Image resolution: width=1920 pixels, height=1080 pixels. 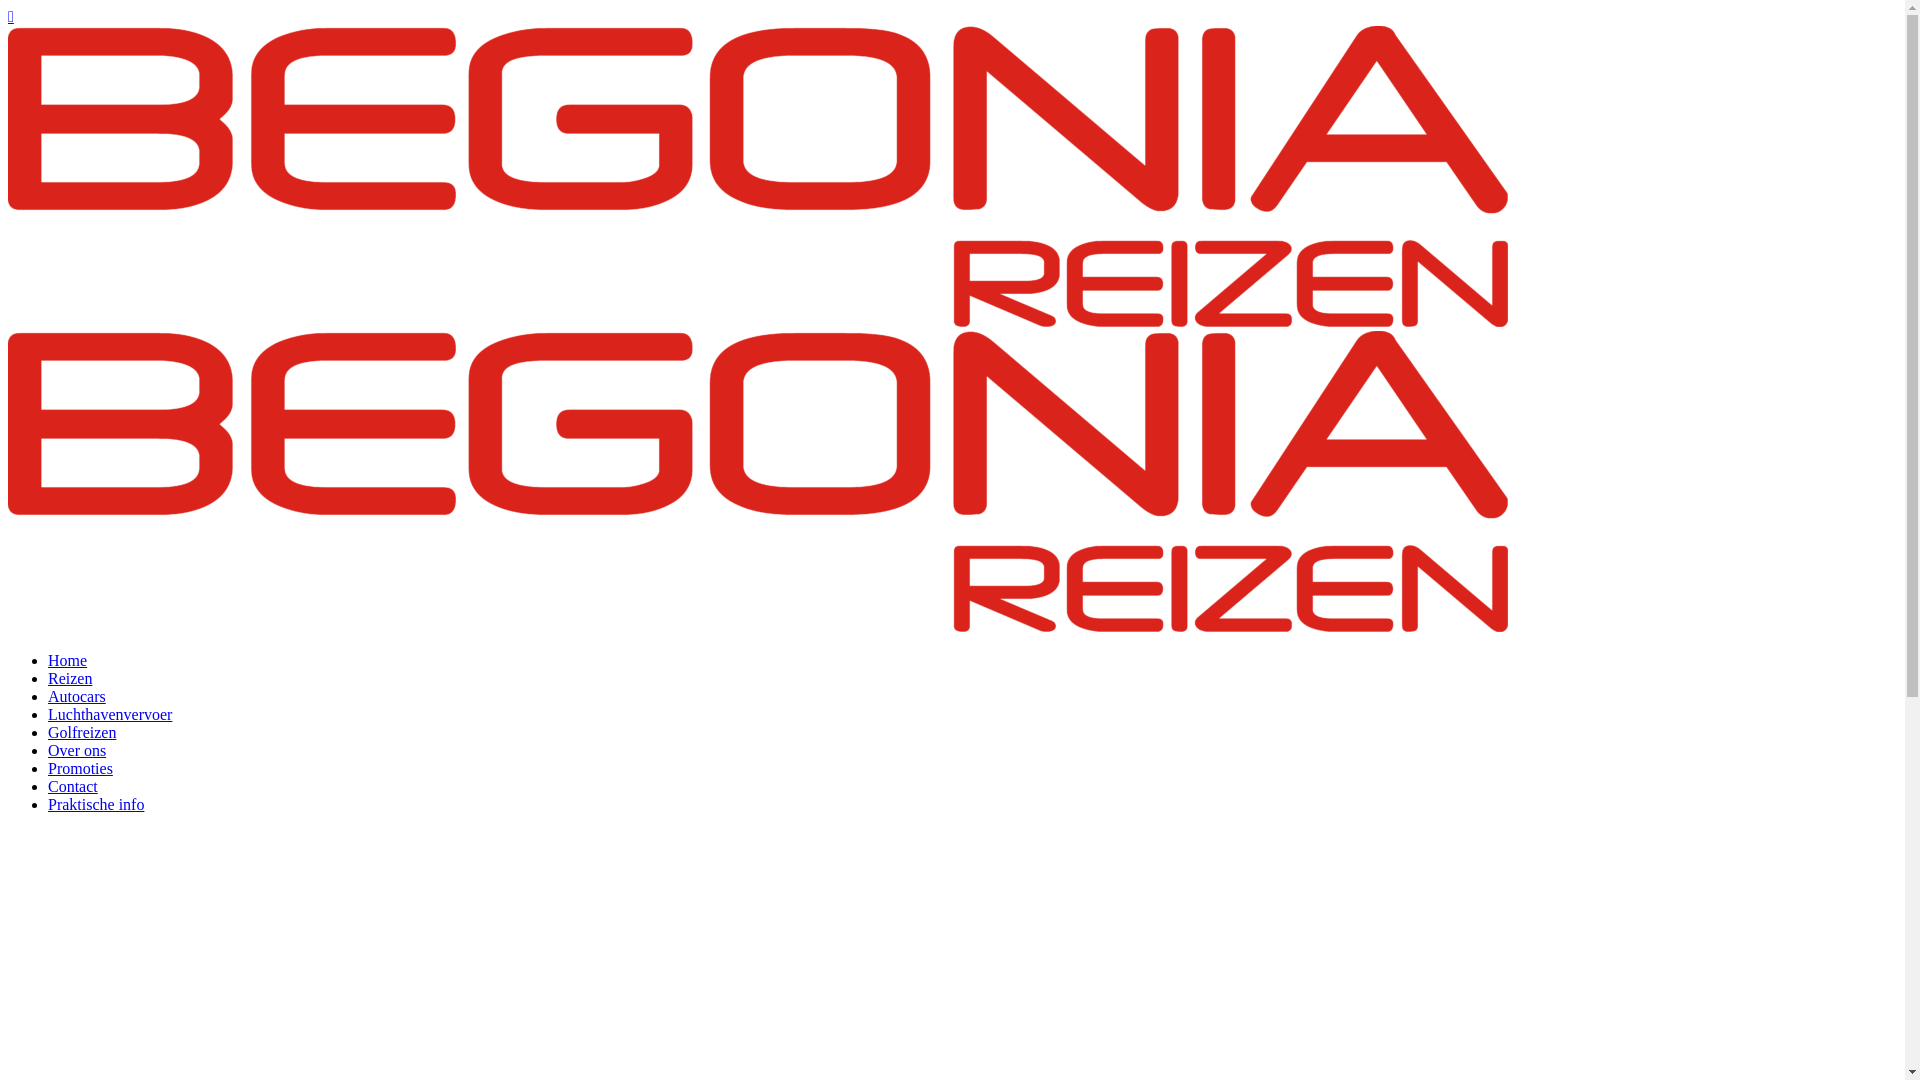 I want to click on 'Golfreizen', so click(x=80, y=732).